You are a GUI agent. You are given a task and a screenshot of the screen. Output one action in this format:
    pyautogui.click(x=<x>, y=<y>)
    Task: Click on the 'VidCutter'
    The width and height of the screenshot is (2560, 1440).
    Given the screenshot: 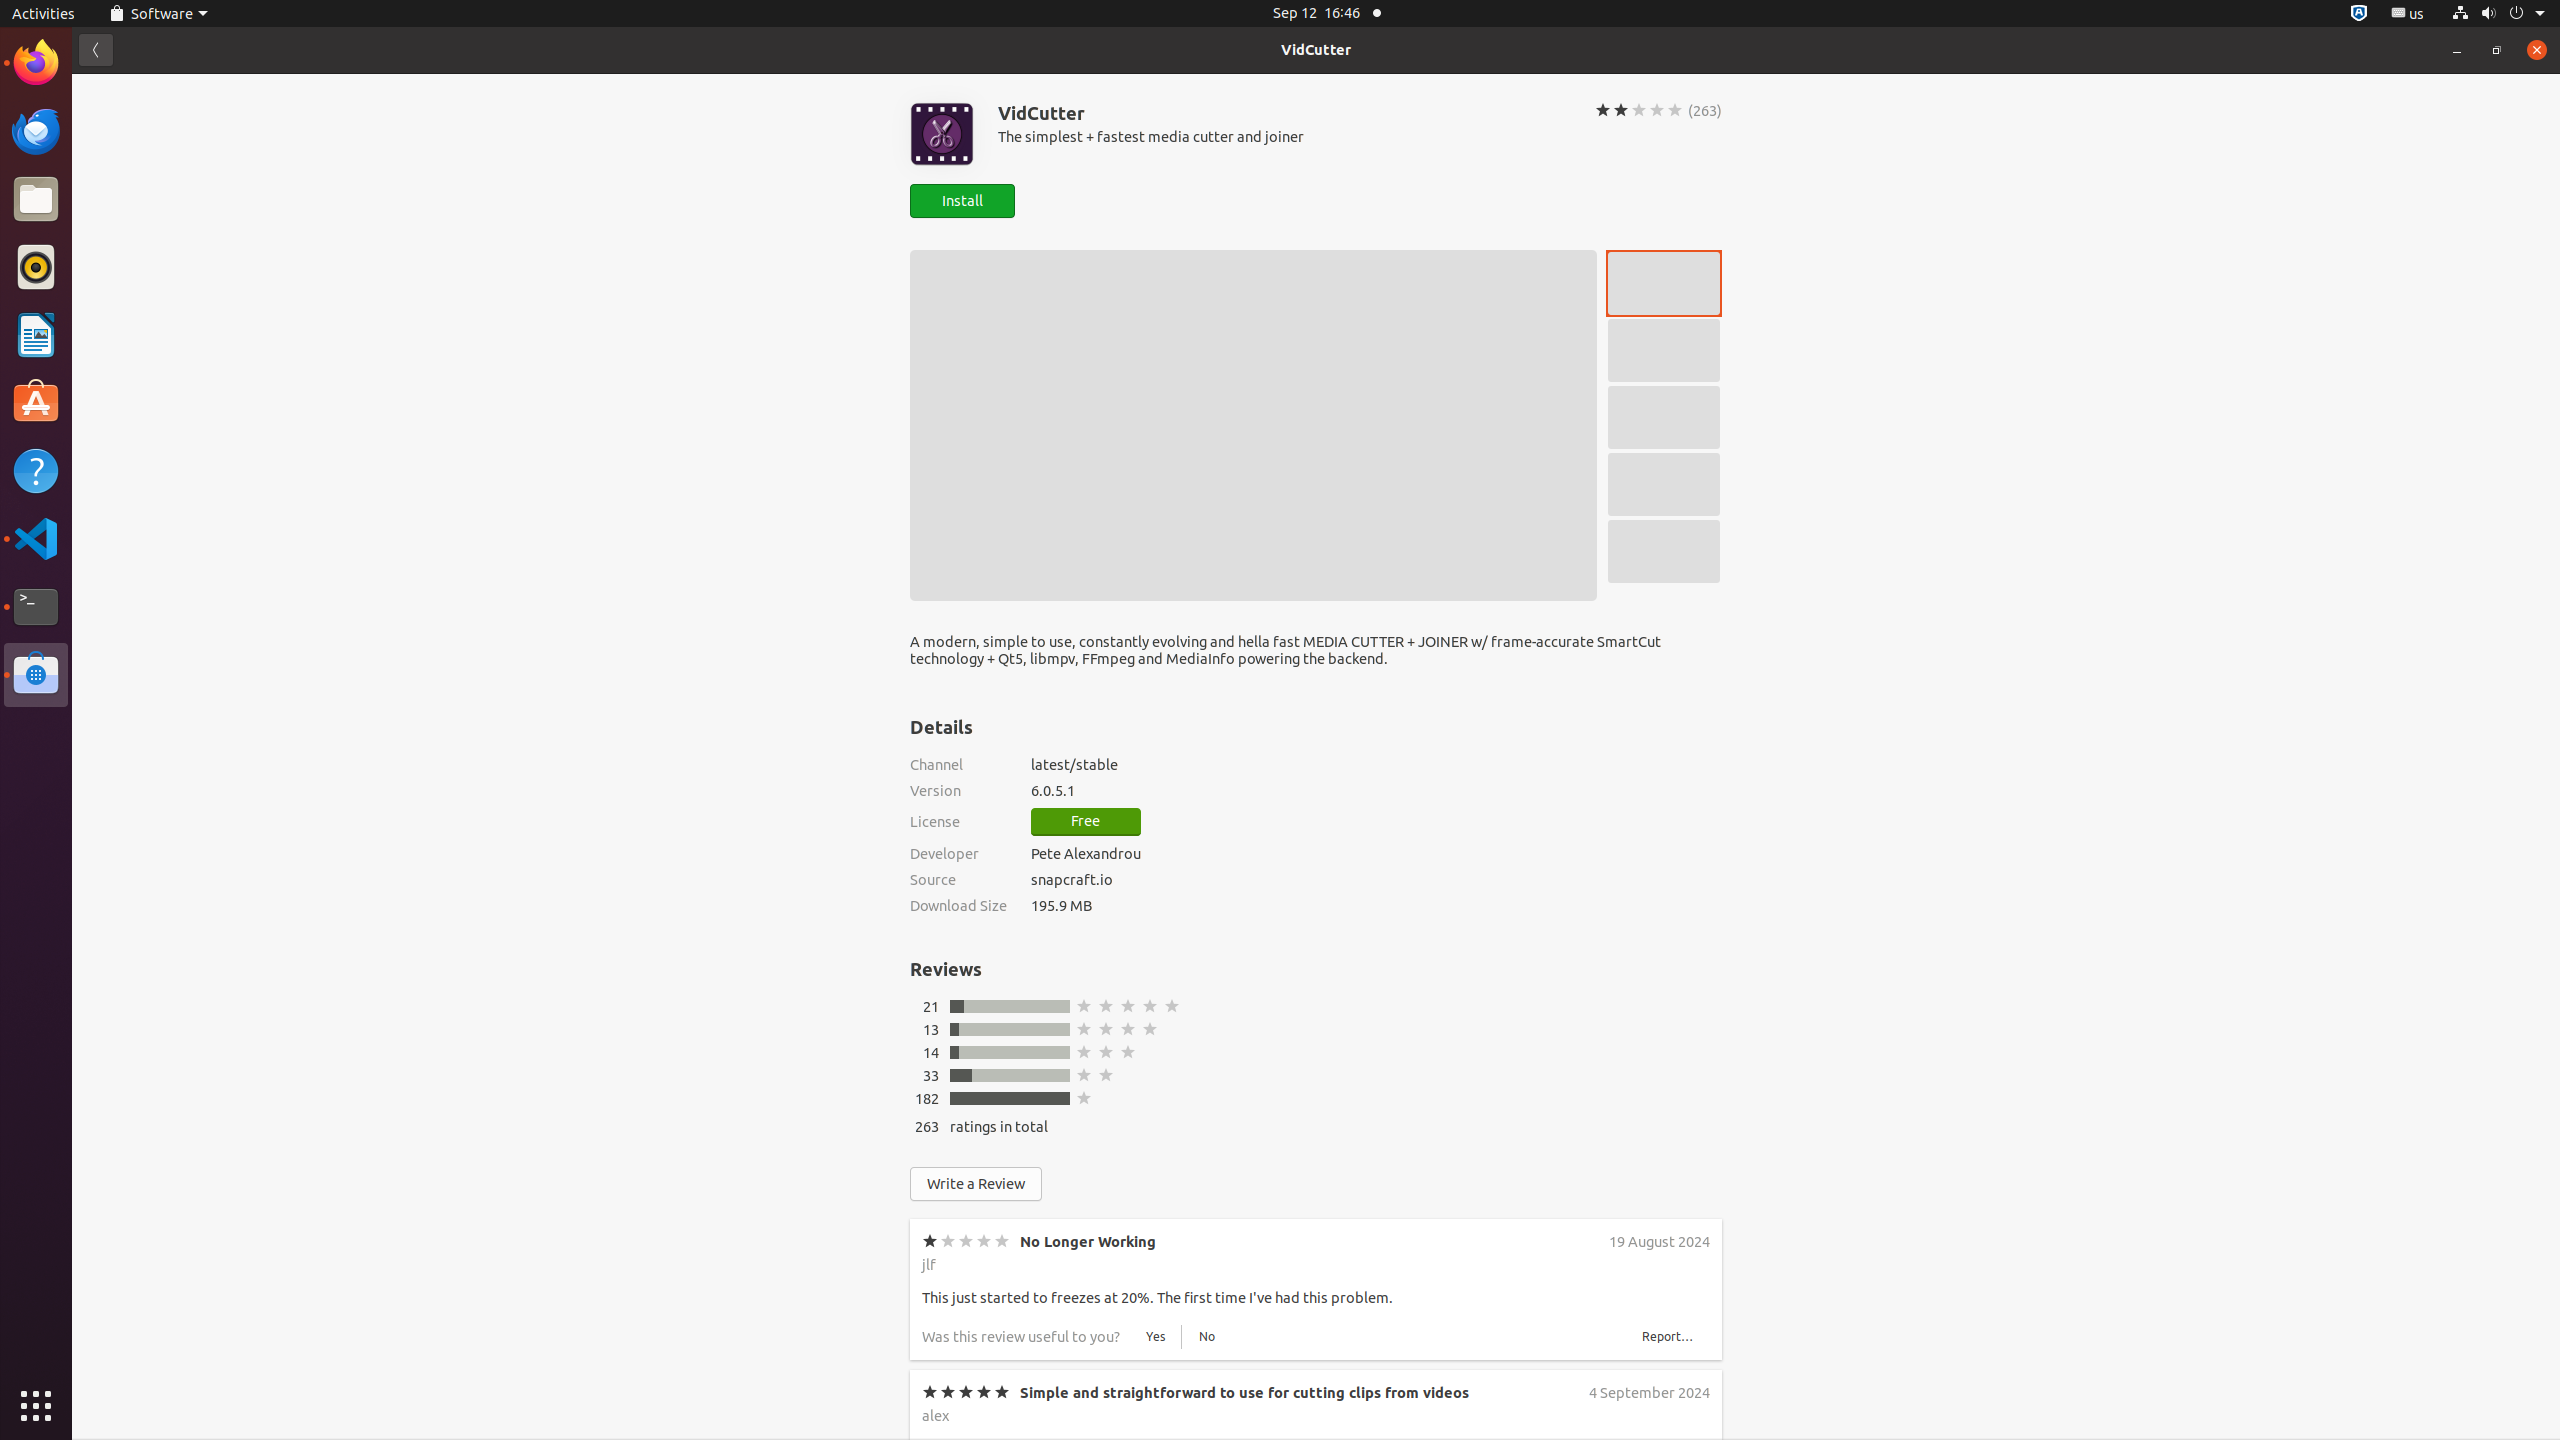 What is the action you would take?
    pyautogui.click(x=1316, y=49)
    